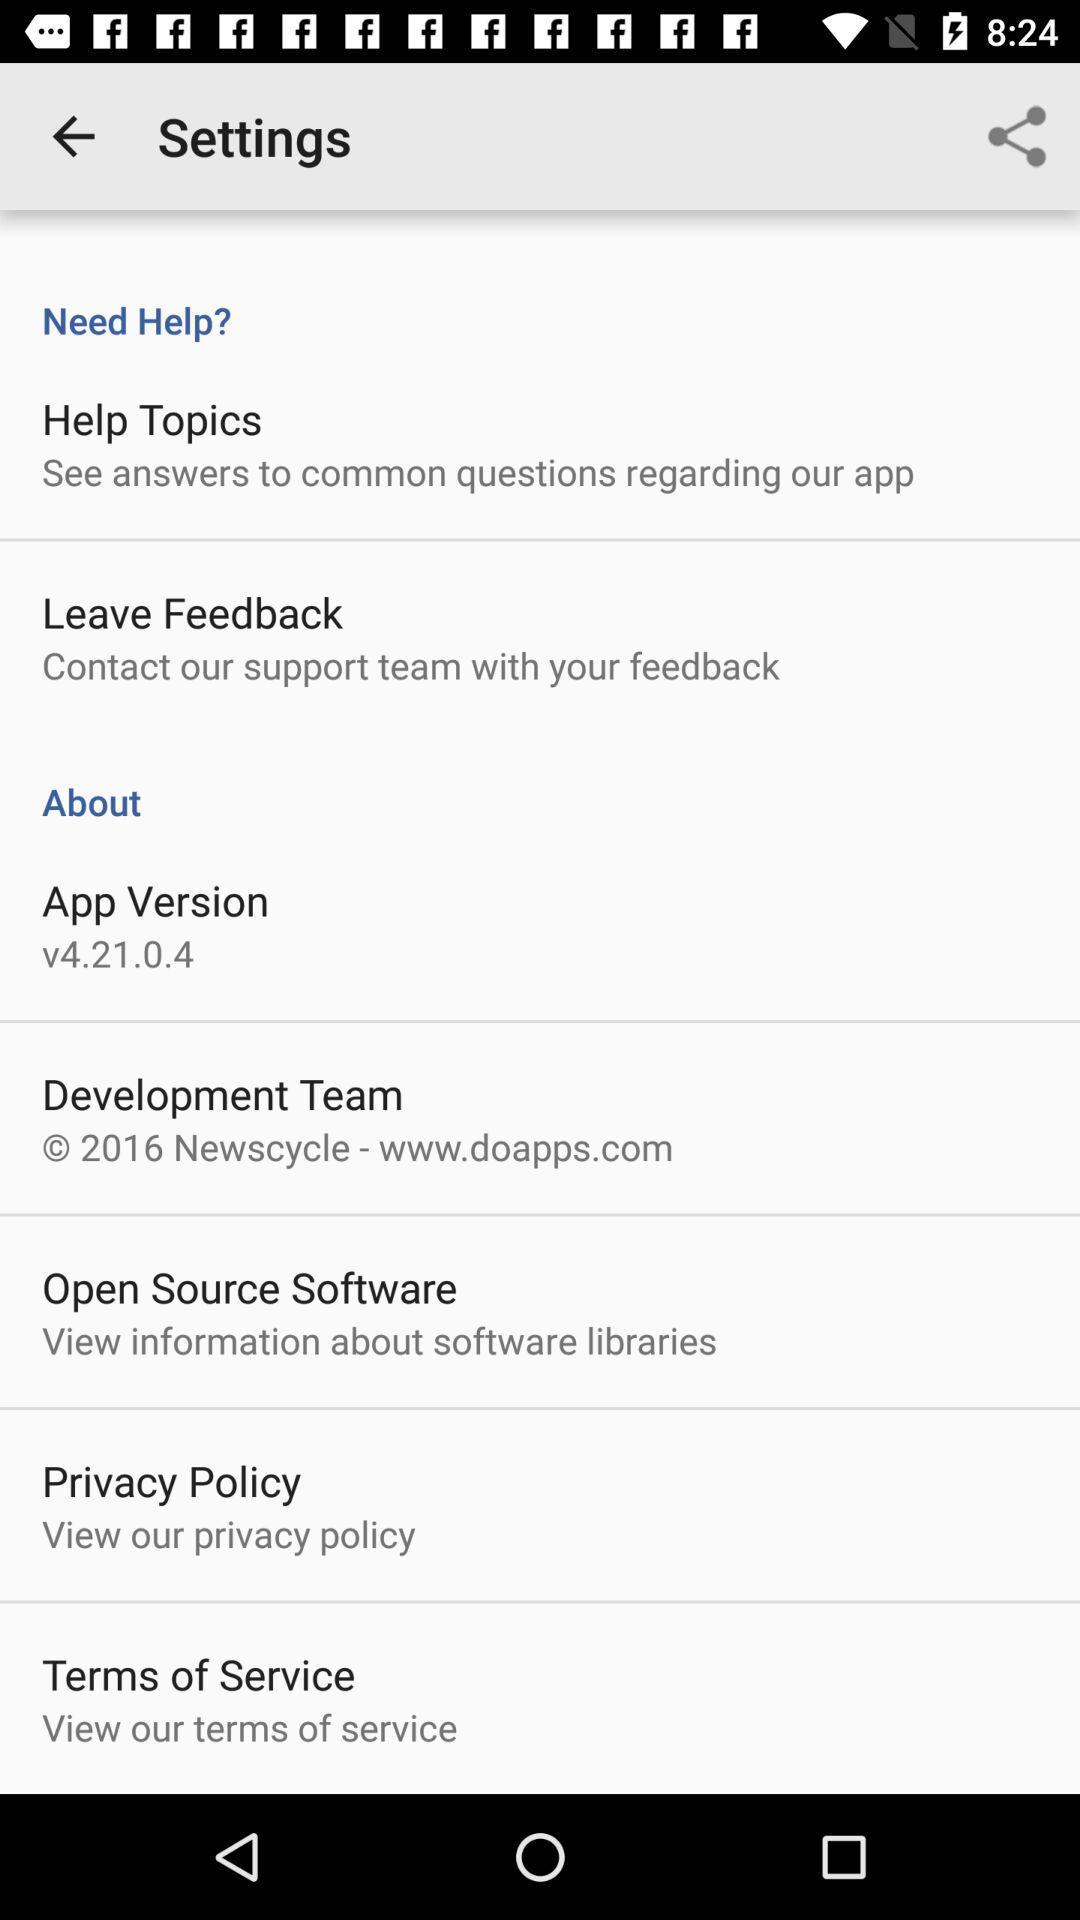 The width and height of the screenshot is (1080, 1920). Describe the element at coordinates (410, 665) in the screenshot. I see `the contact our support item` at that location.